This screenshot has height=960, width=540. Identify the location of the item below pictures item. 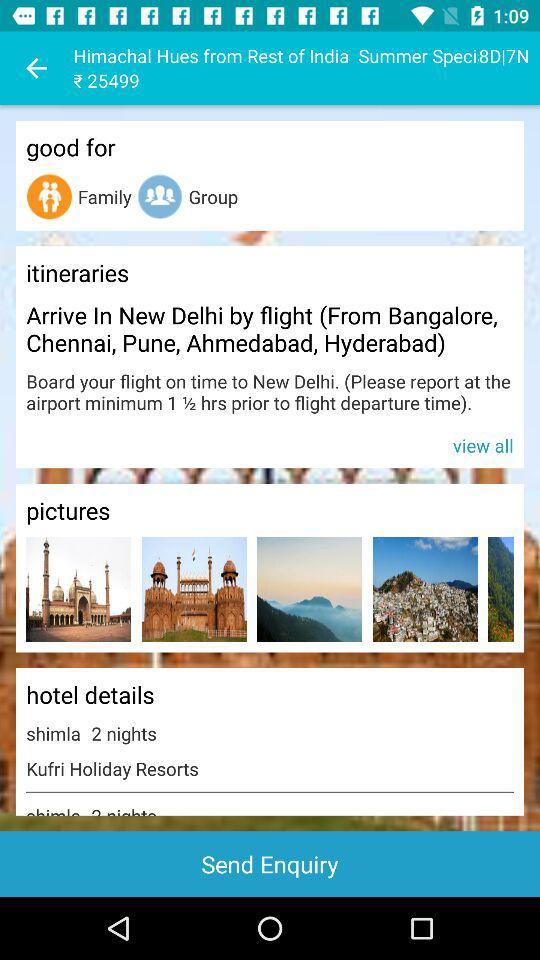
(194, 589).